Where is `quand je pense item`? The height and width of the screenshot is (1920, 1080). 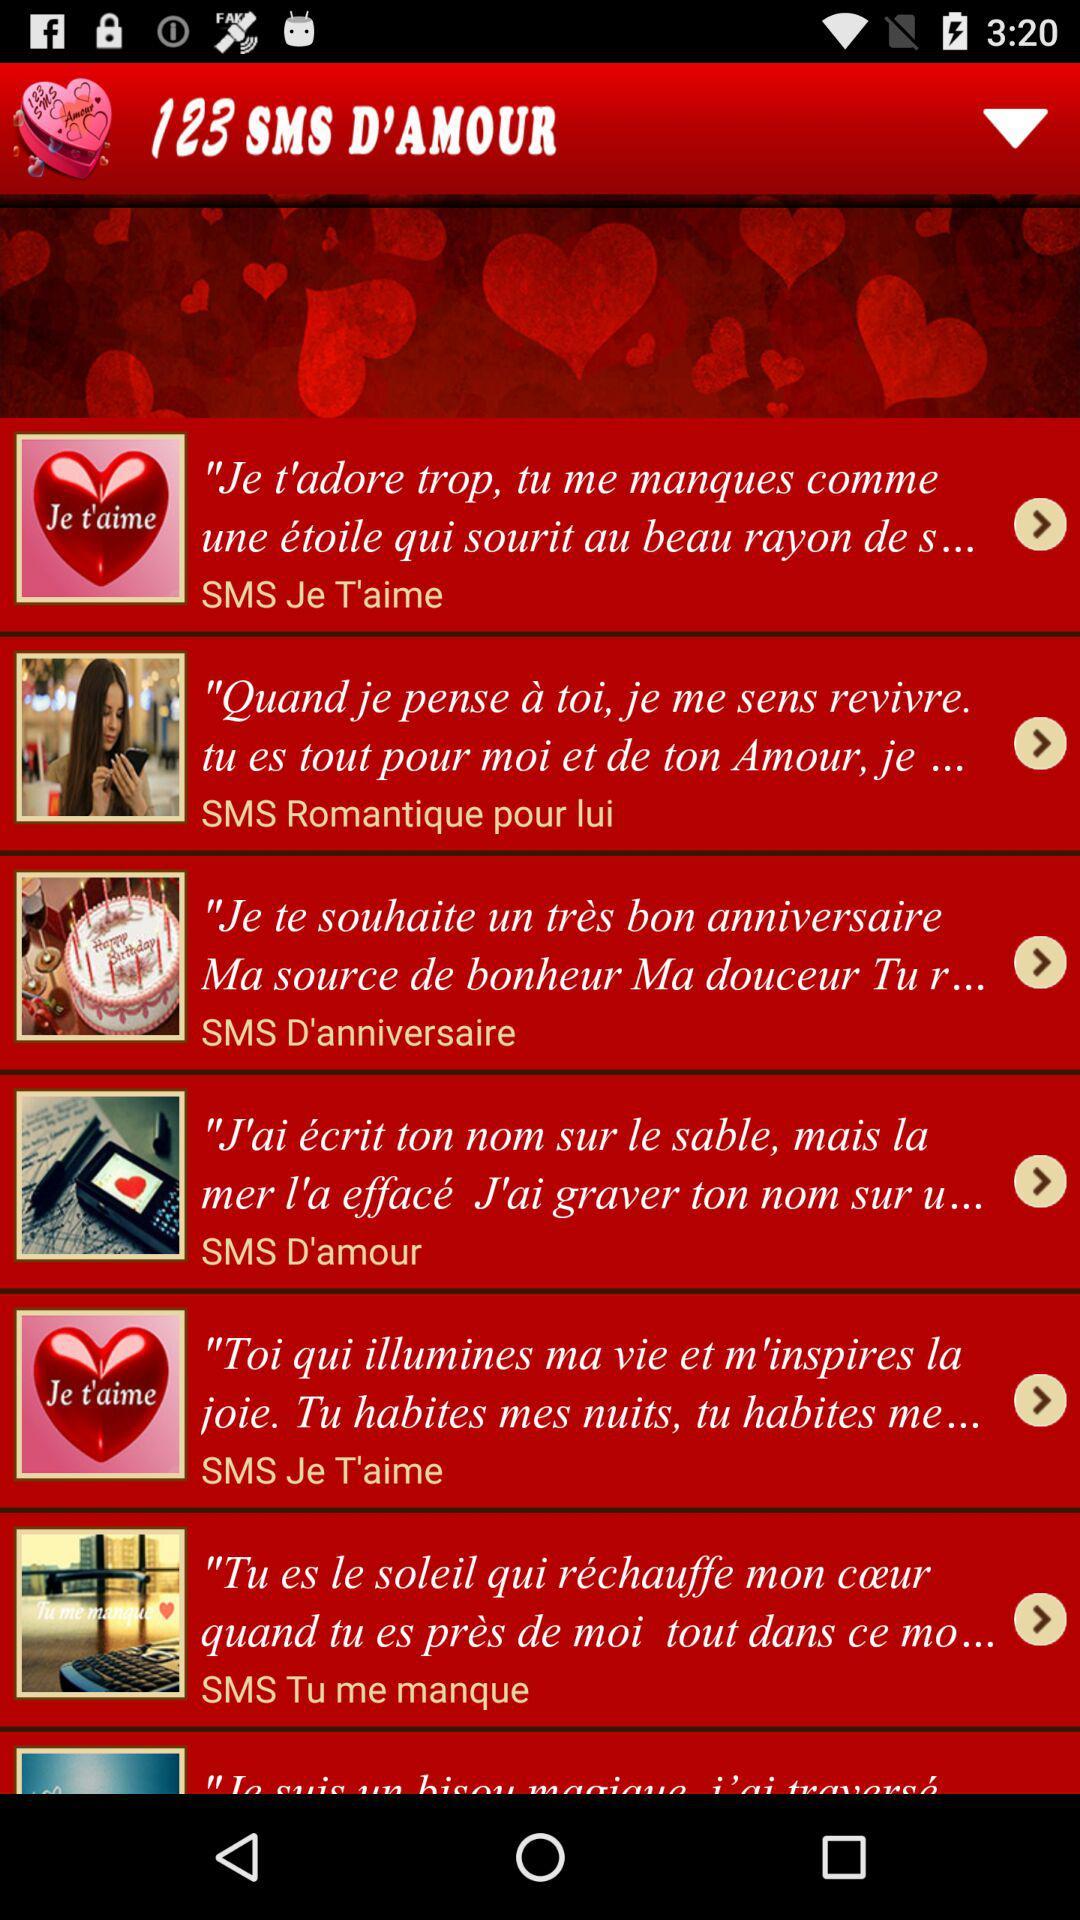 quand je pense item is located at coordinates (599, 718).